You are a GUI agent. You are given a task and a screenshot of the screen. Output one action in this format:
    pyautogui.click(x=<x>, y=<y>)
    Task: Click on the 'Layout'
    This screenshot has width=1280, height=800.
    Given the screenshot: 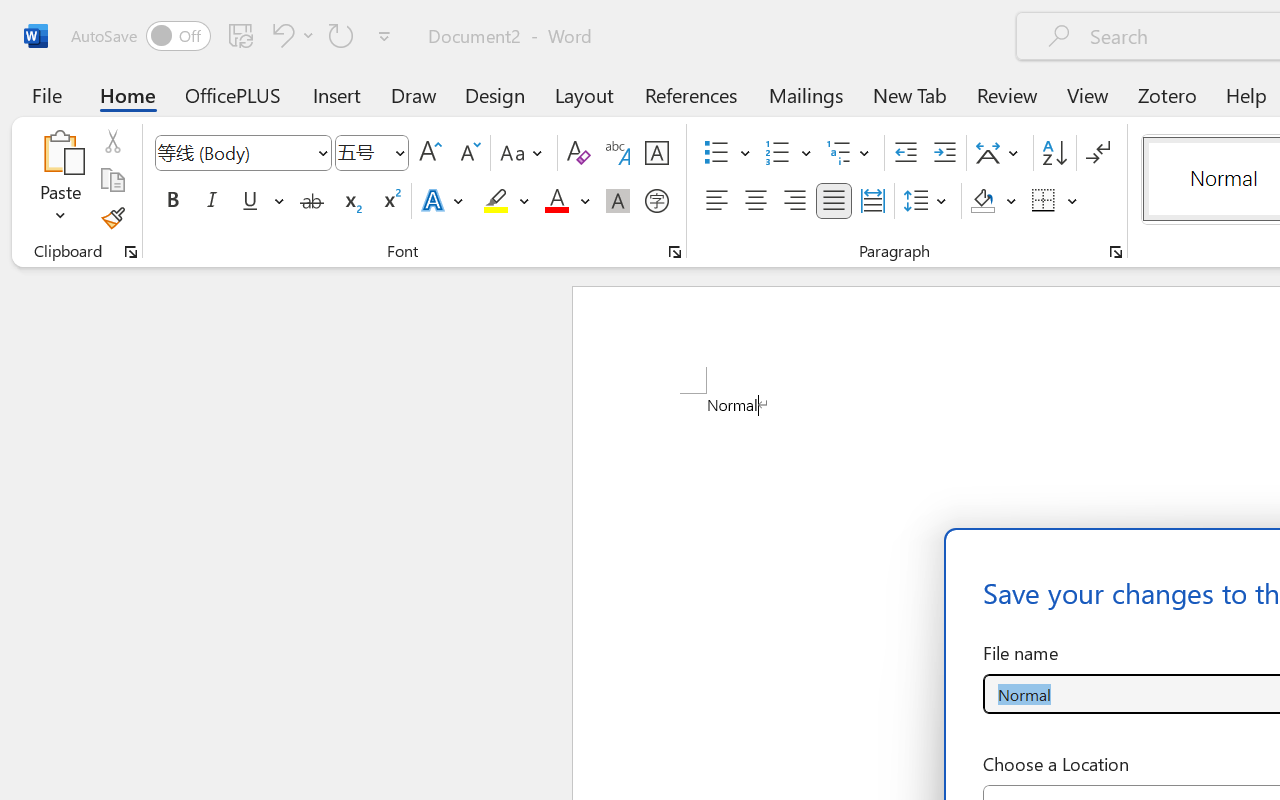 What is the action you would take?
    pyautogui.click(x=583, y=94)
    